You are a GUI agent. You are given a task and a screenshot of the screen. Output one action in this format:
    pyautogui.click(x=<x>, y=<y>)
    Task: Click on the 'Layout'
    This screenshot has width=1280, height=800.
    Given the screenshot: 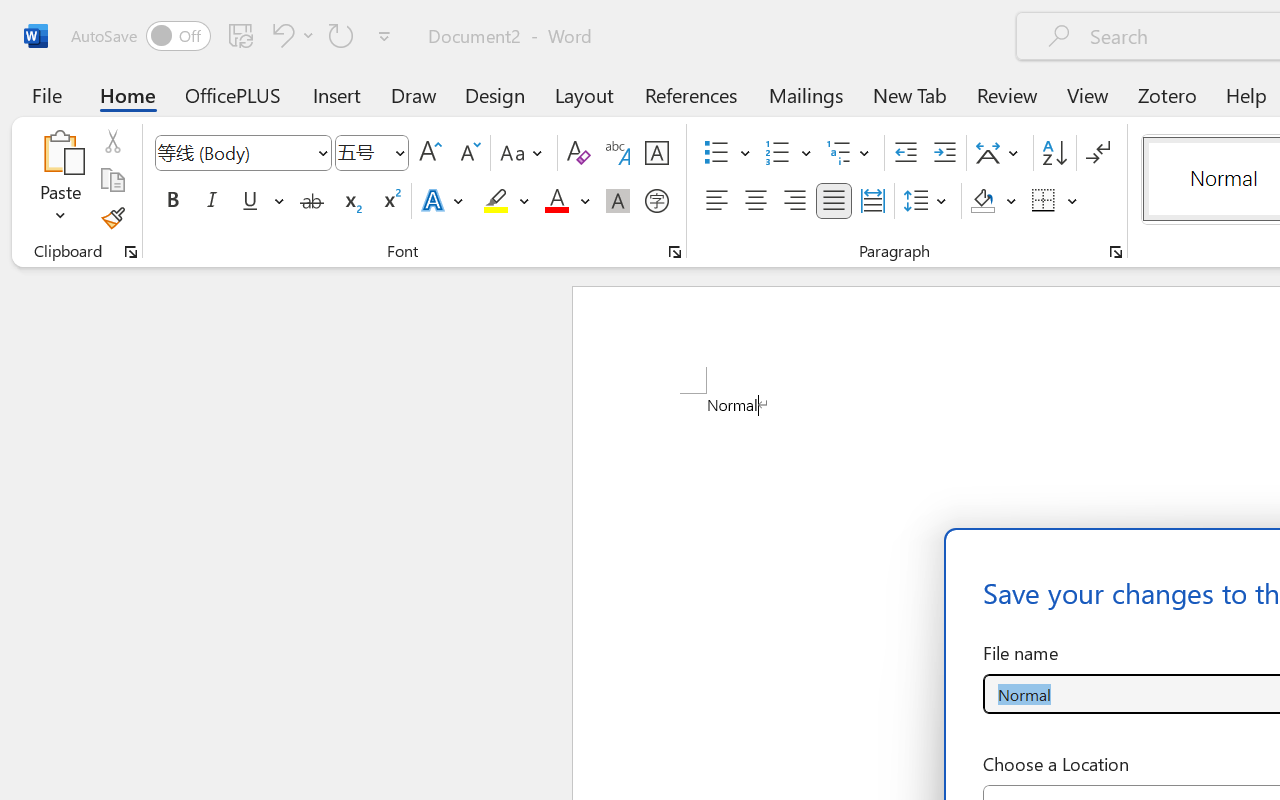 What is the action you would take?
    pyautogui.click(x=583, y=94)
    